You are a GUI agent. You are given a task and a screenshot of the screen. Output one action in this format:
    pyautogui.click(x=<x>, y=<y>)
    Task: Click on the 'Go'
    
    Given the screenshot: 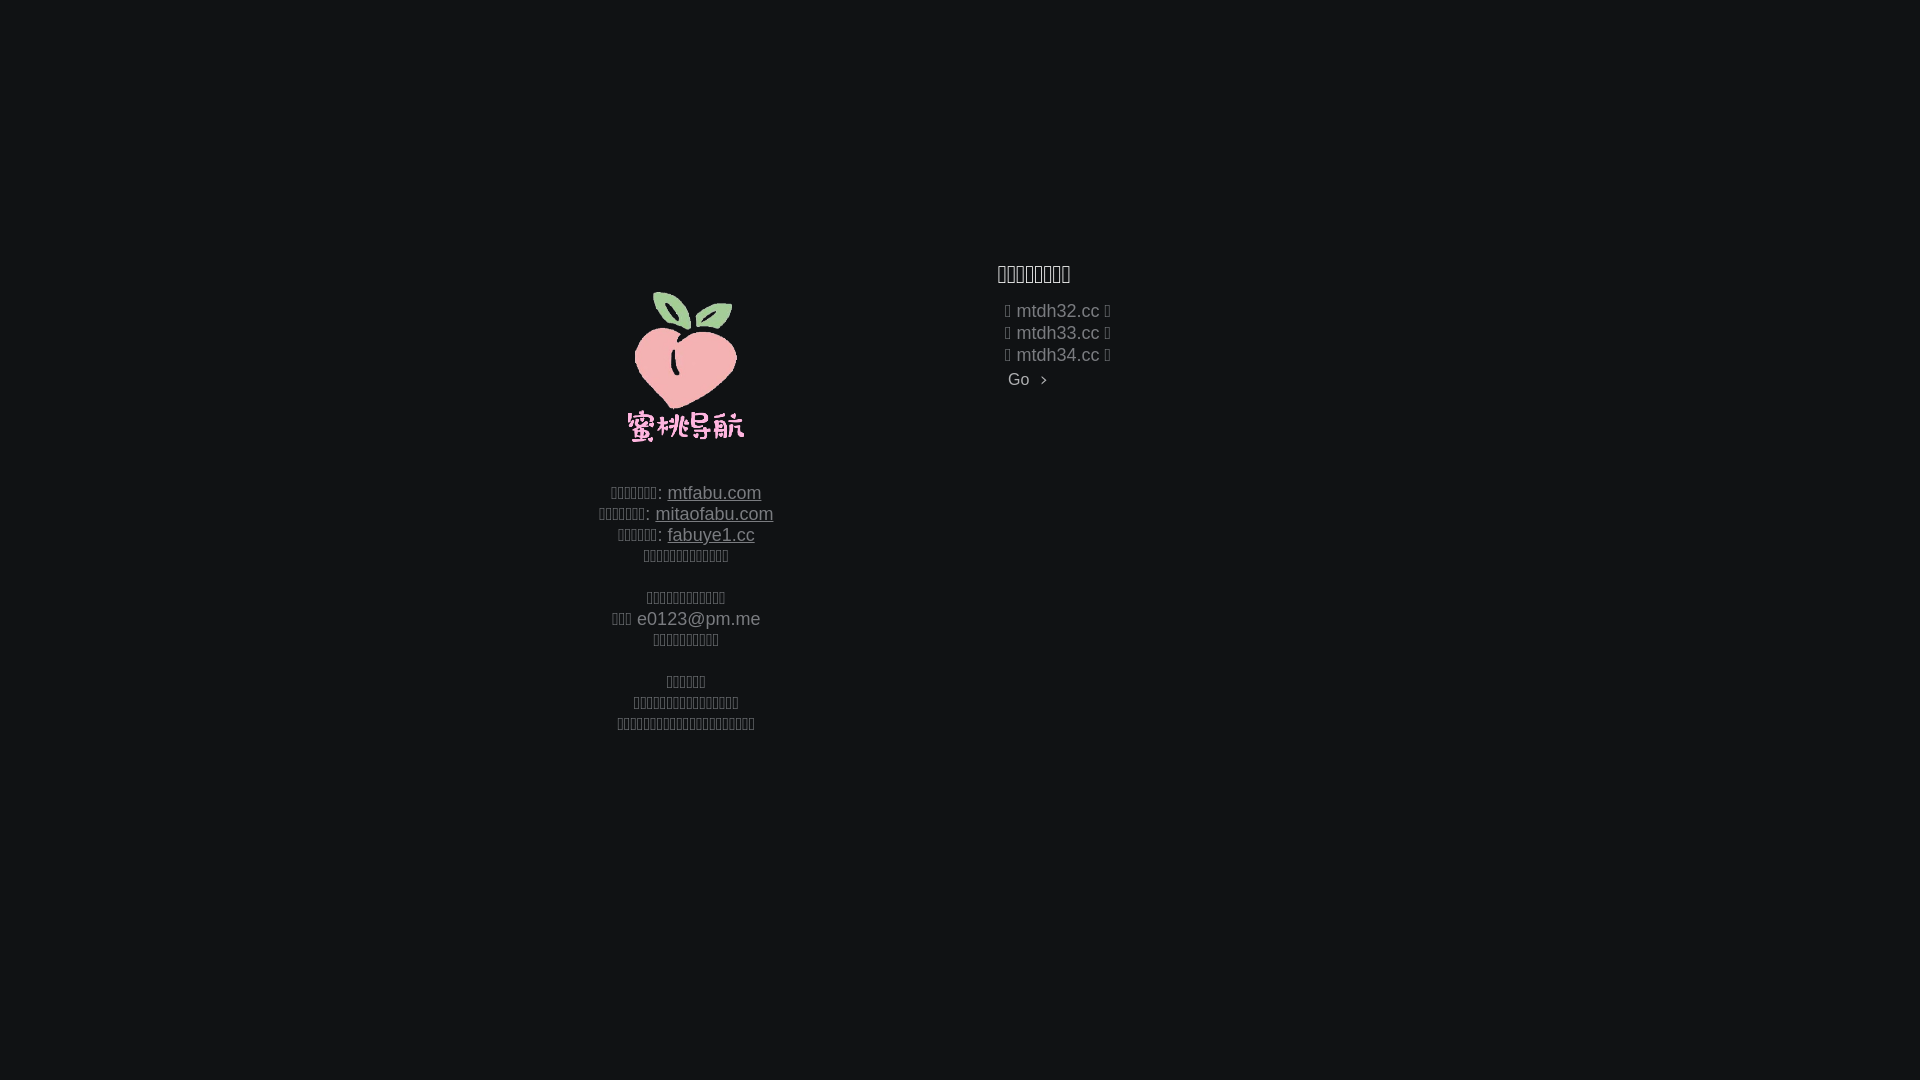 What is the action you would take?
    pyautogui.click(x=1003, y=379)
    